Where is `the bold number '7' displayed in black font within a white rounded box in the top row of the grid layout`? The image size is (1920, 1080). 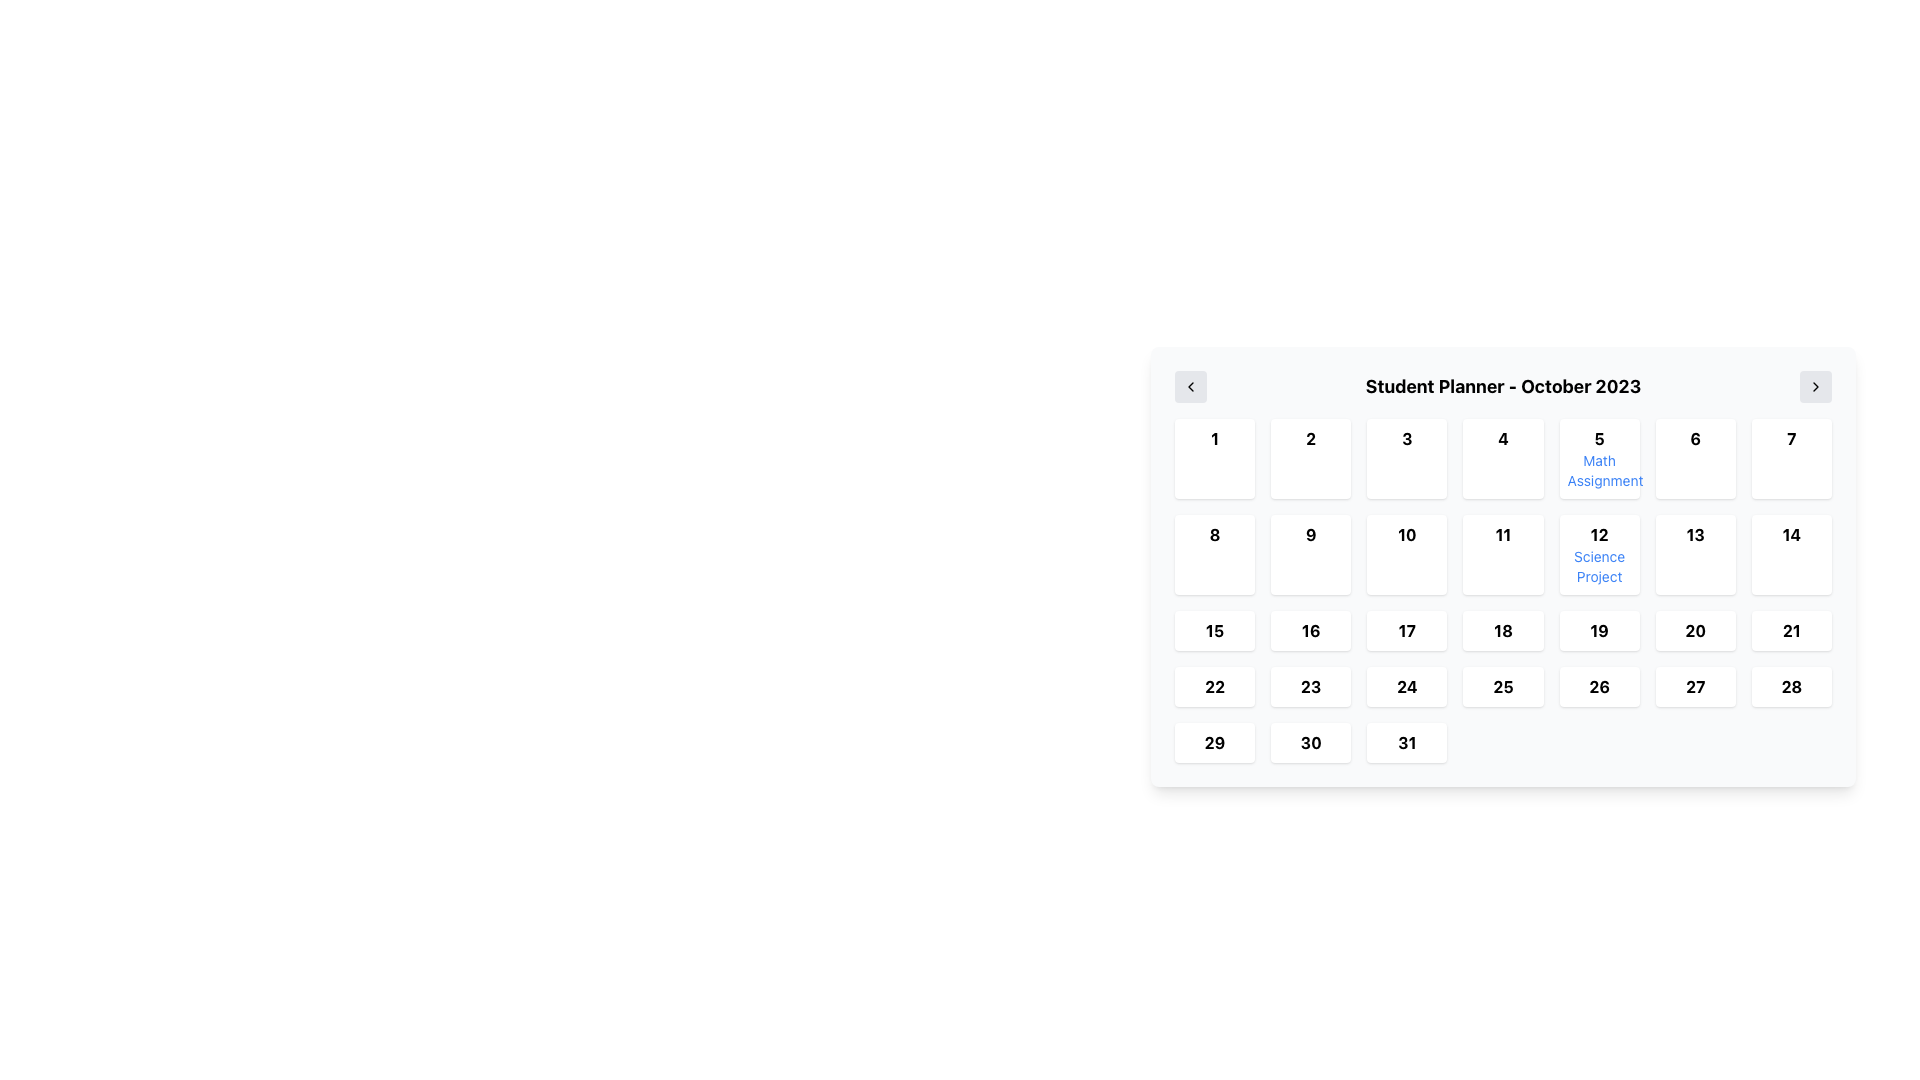
the bold number '7' displayed in black font within a white rounded box in the top row of the grid layout is located at coordinates (1791, 438).